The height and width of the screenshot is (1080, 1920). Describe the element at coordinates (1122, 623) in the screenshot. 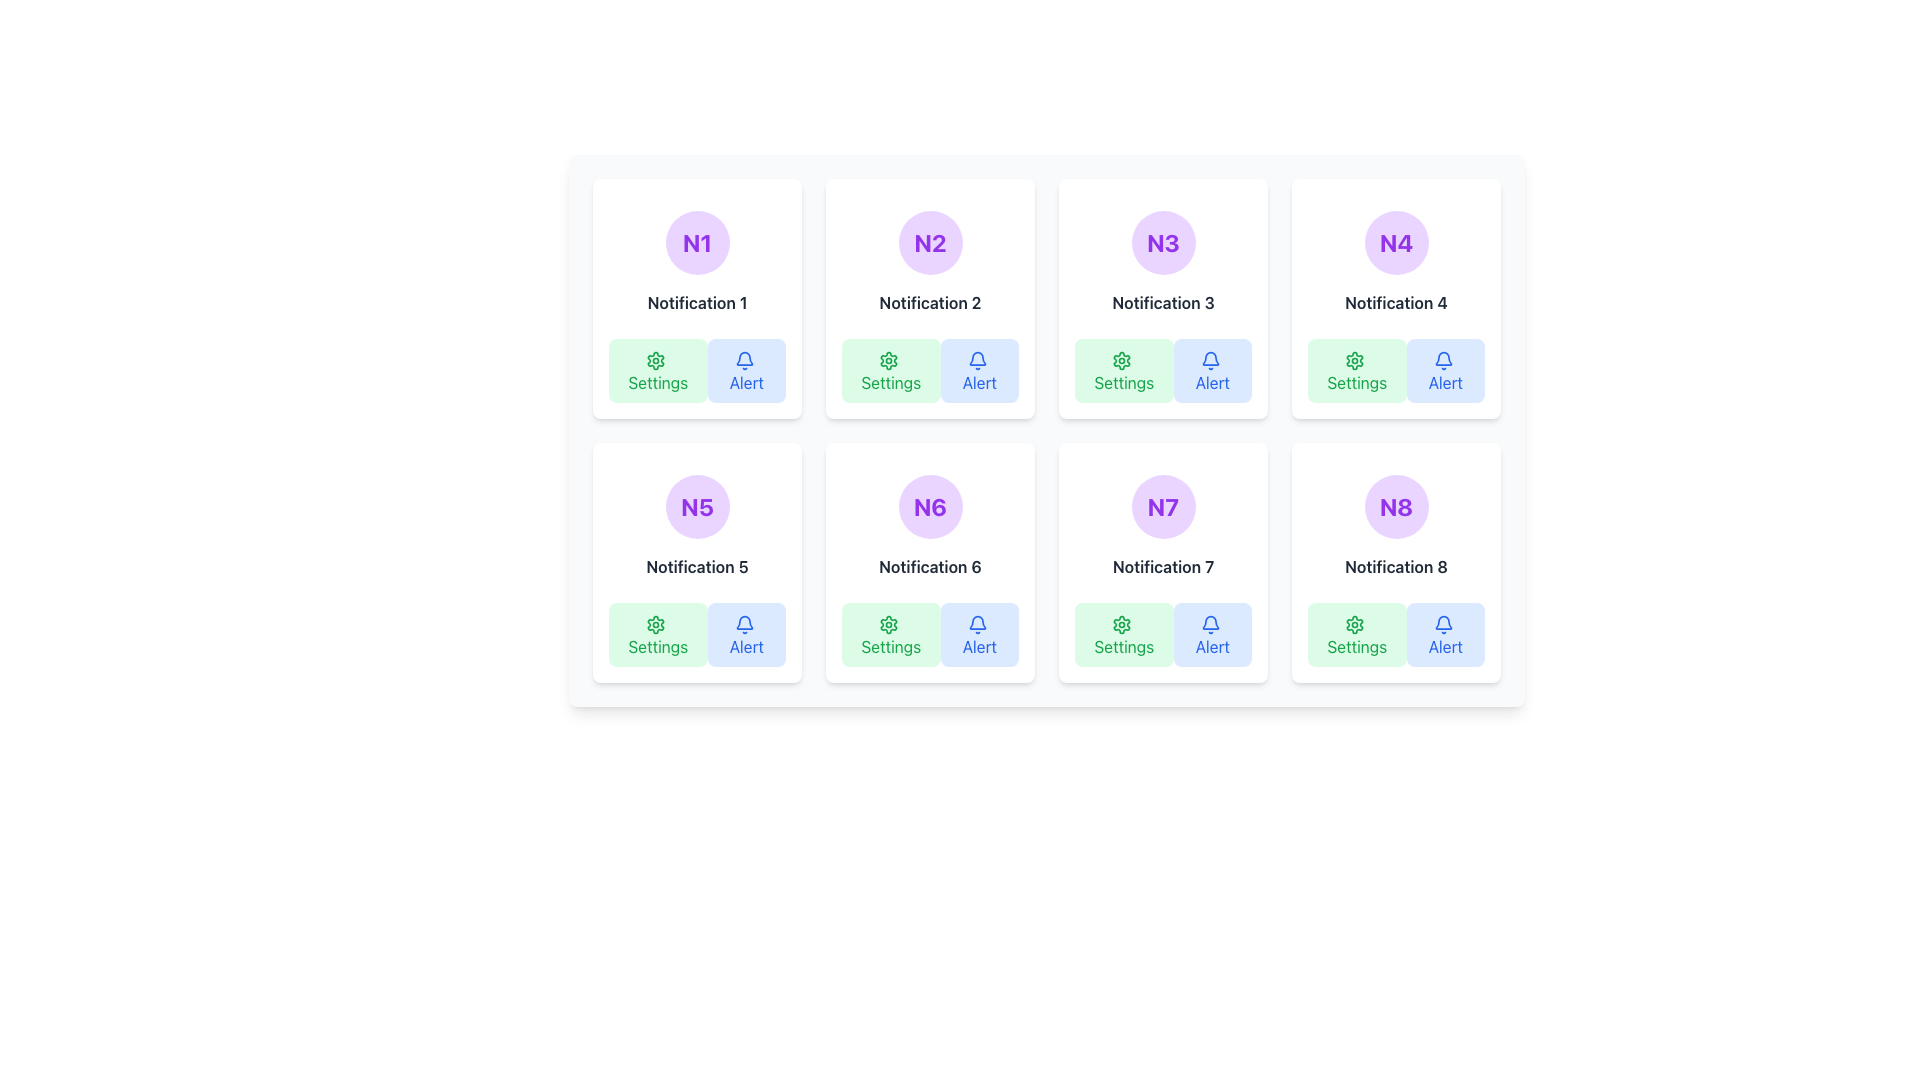

I see `the settings icon located in the lower-left corner of the seventh notification card, adjacent to the 'Alert' button` at that location.